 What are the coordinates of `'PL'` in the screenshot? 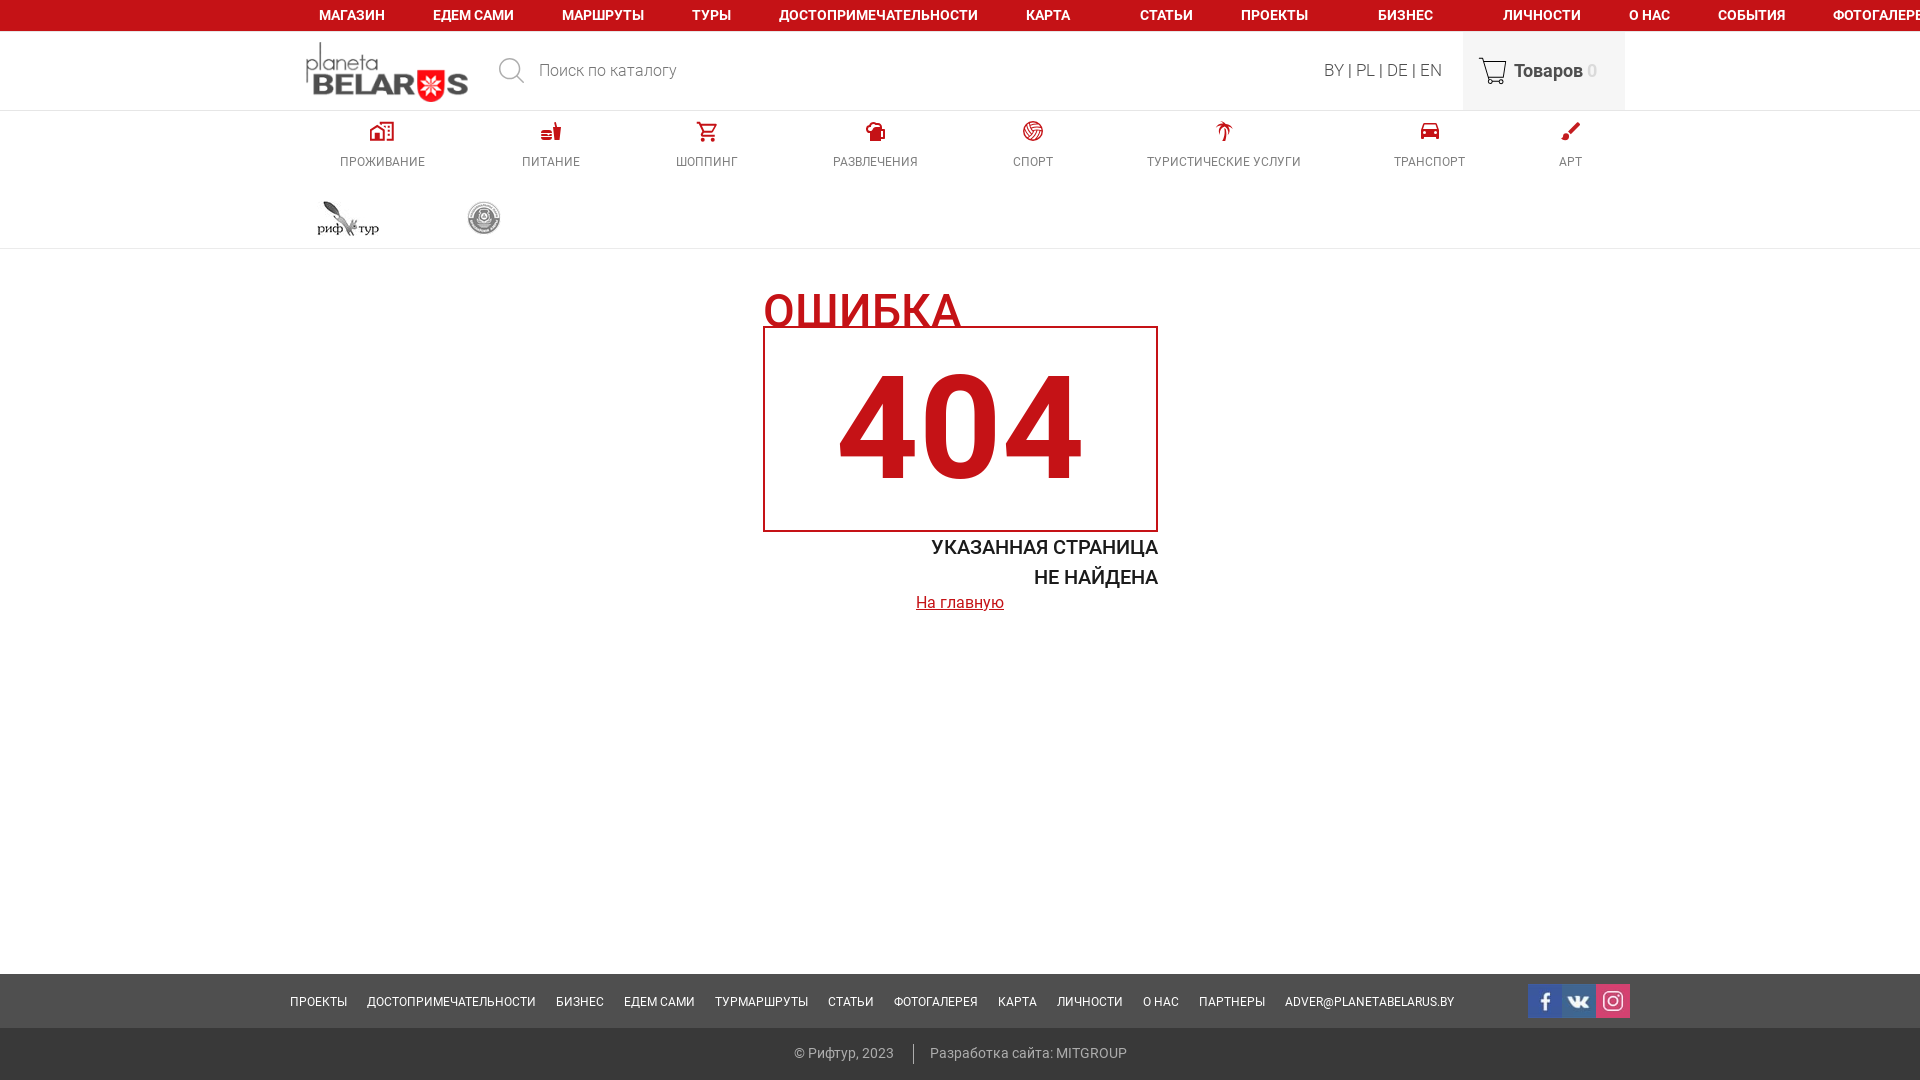 It's located at (1364, 68).